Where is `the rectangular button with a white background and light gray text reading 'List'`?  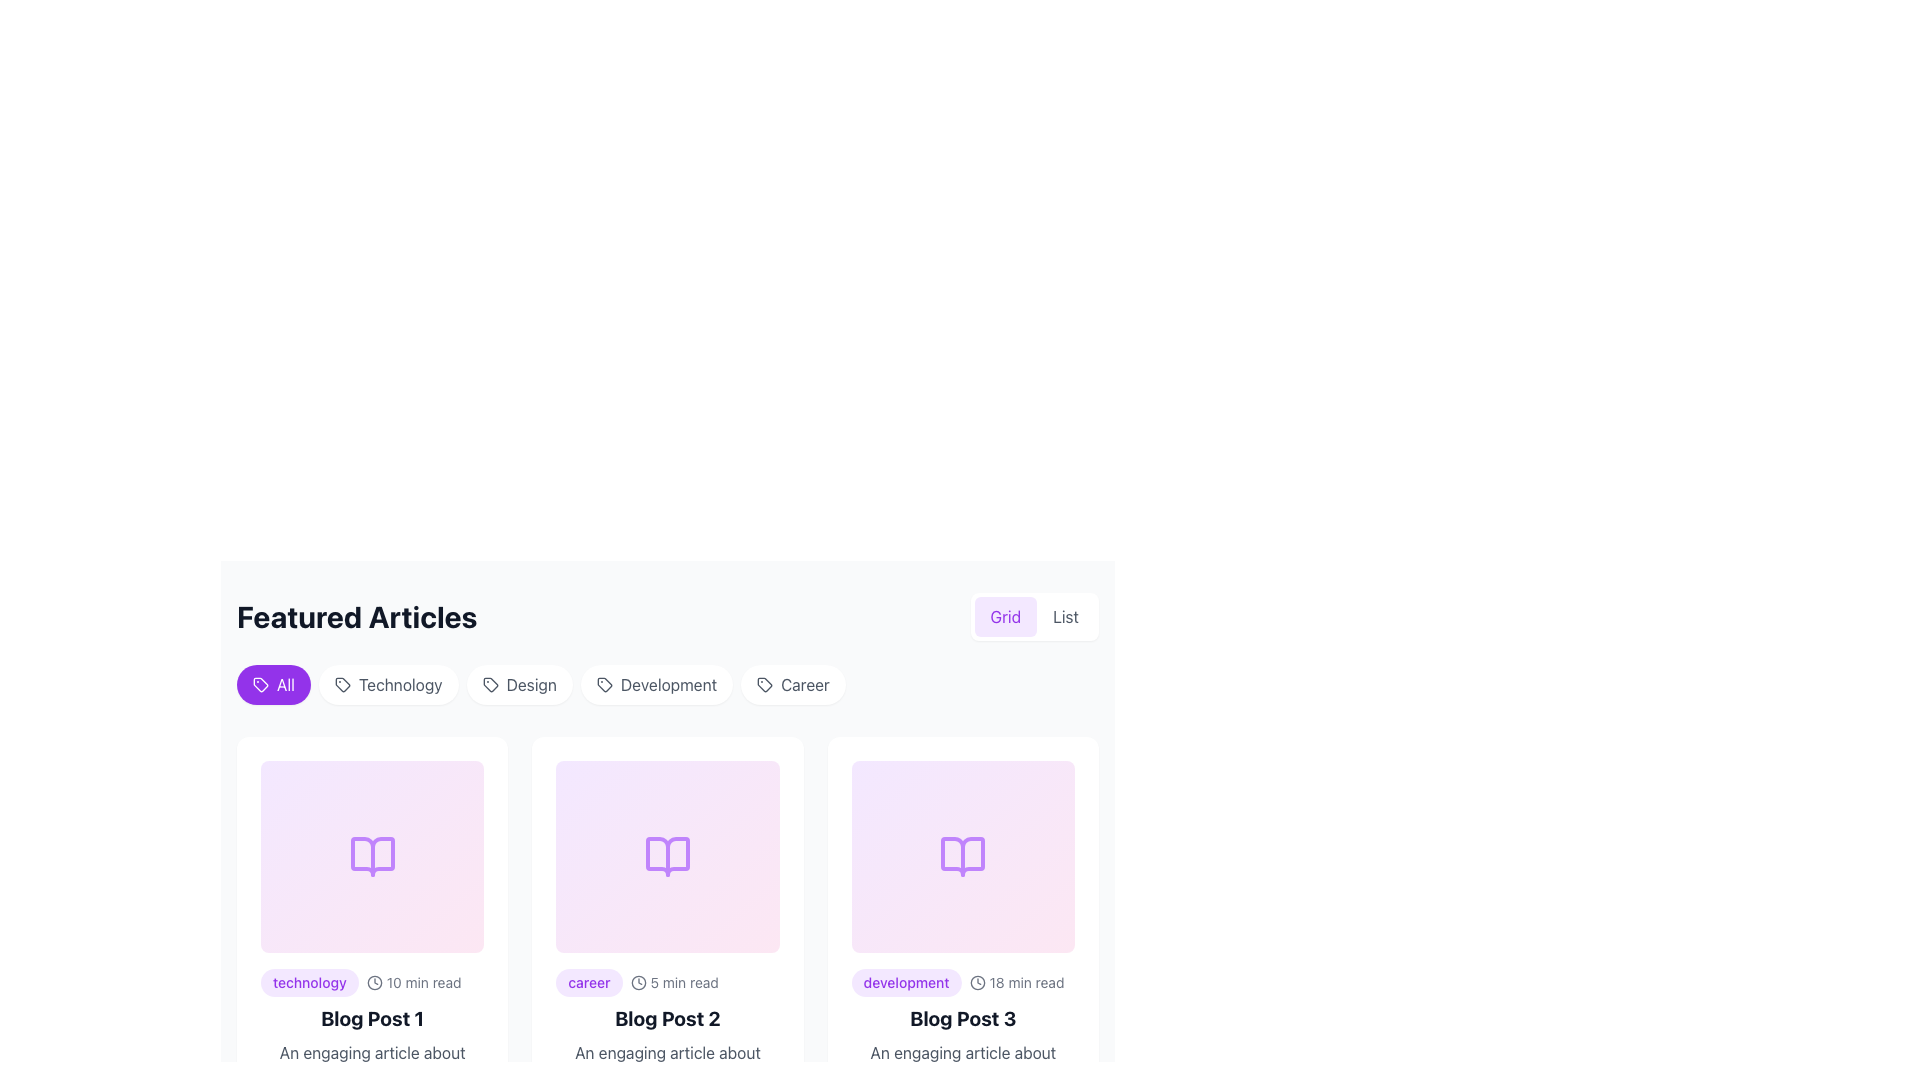 the rectangular button with a white background and light gray text reading 'List' is located at coordinates (1064, 616).